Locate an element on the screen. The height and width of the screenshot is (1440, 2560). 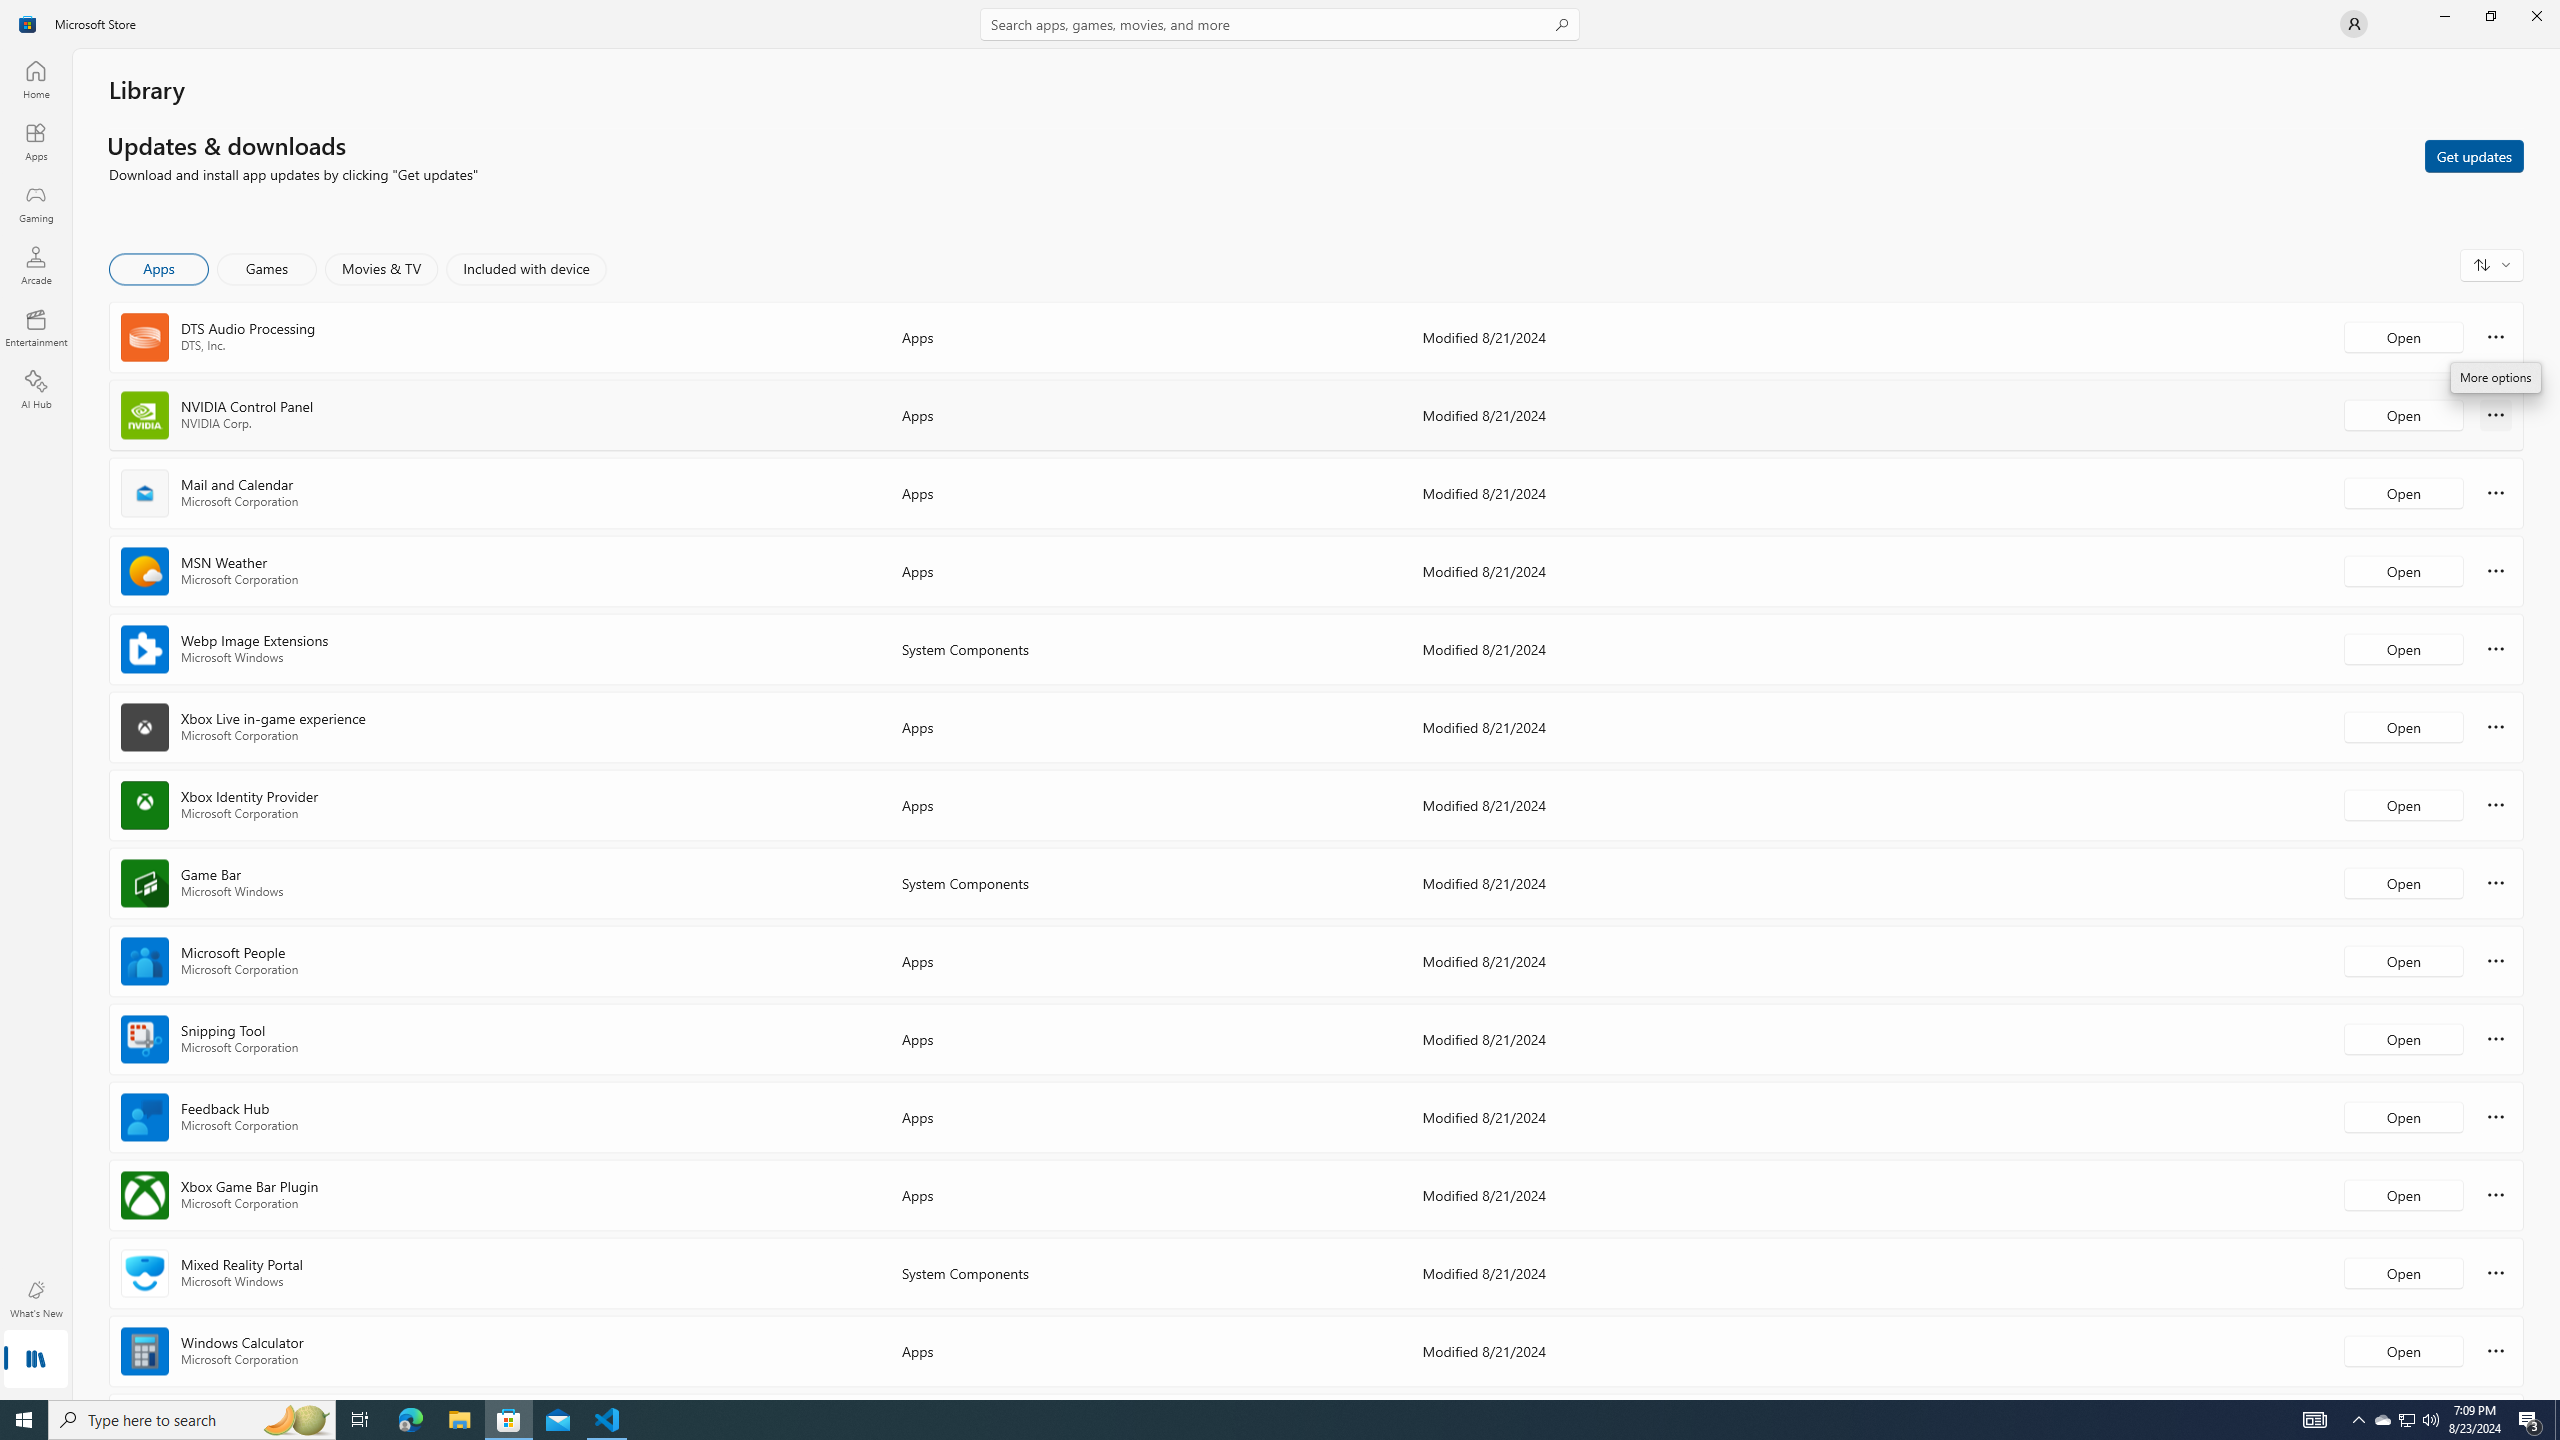
'Apps' is located at coordinates (34, 141).